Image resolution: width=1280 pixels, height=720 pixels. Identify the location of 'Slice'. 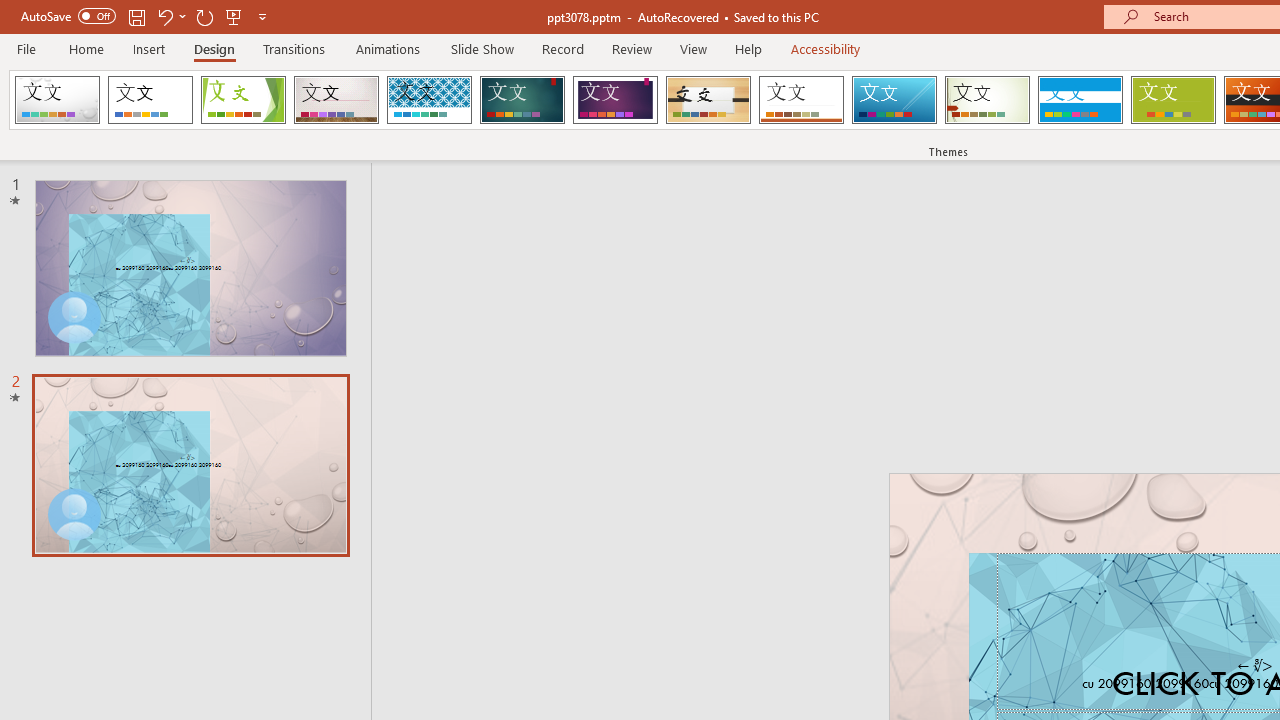
(893, 100).